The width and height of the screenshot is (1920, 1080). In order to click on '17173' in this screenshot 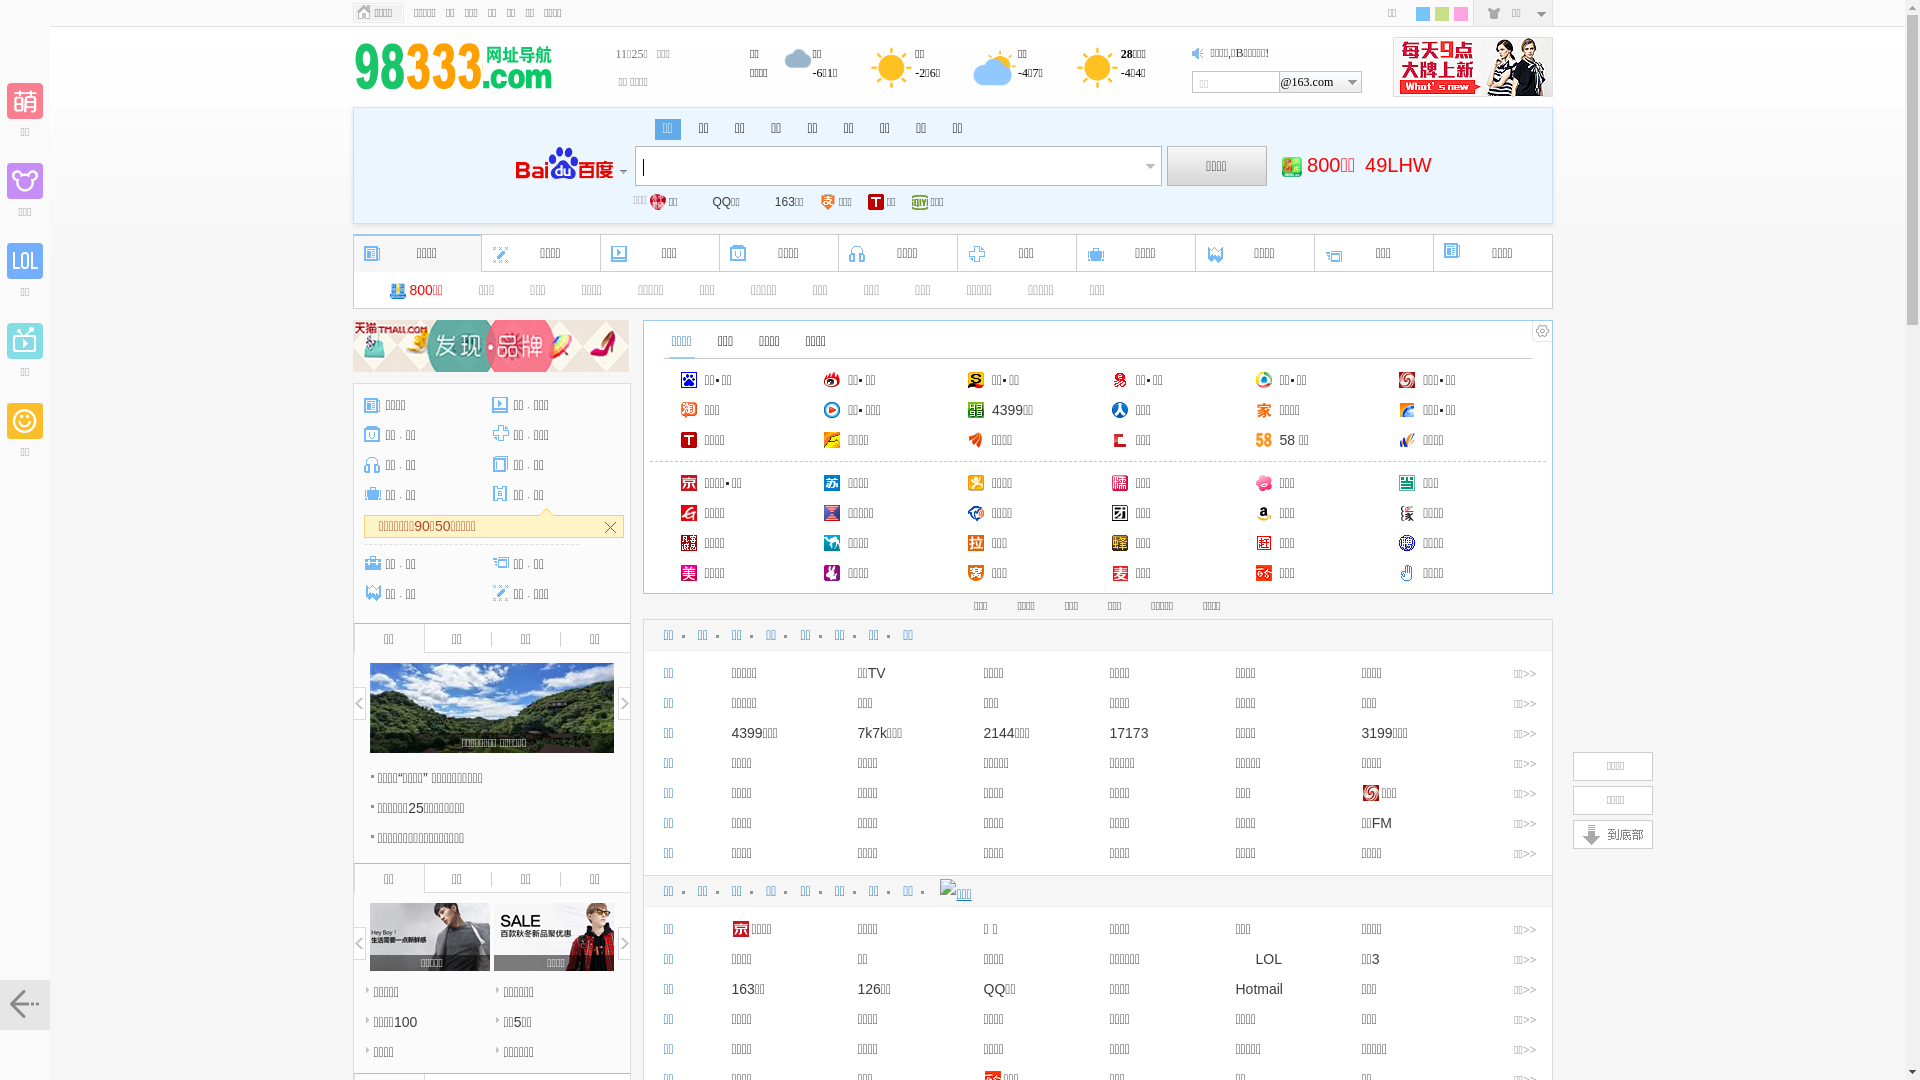, I will do `click(1108, 732)`.